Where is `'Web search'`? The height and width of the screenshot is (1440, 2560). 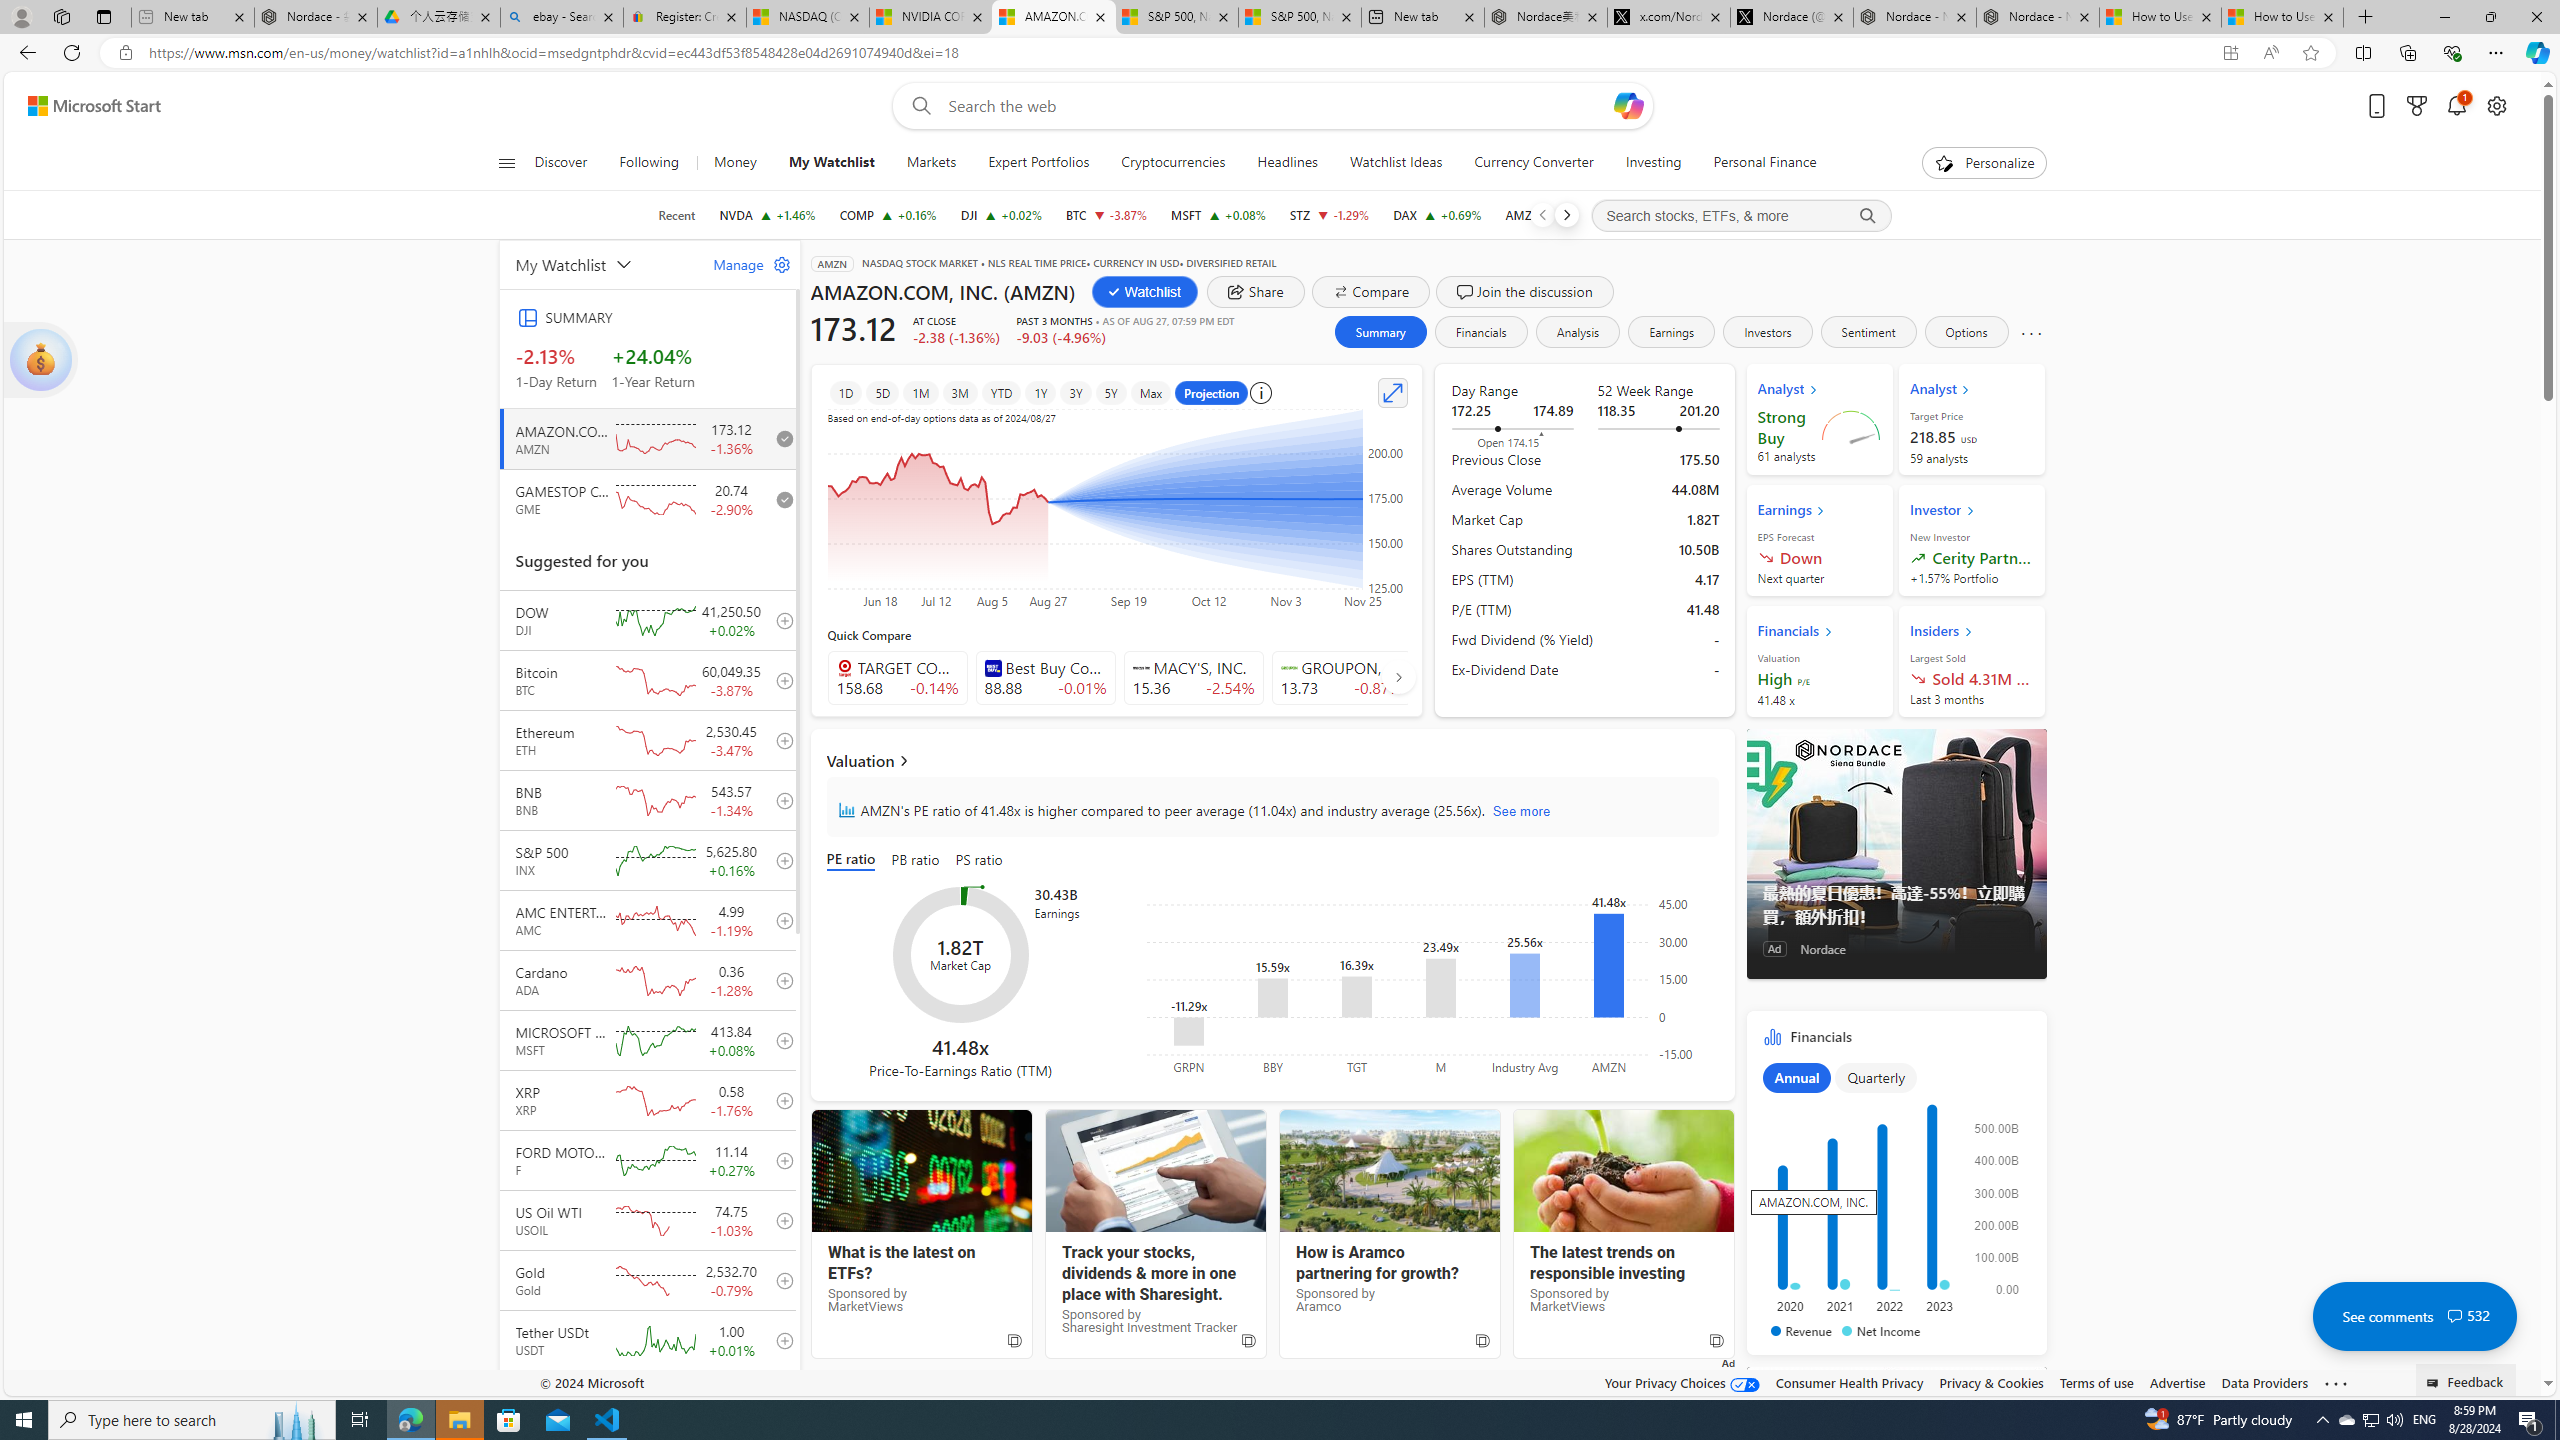
'Web search' is located at coordinates (916, 106).